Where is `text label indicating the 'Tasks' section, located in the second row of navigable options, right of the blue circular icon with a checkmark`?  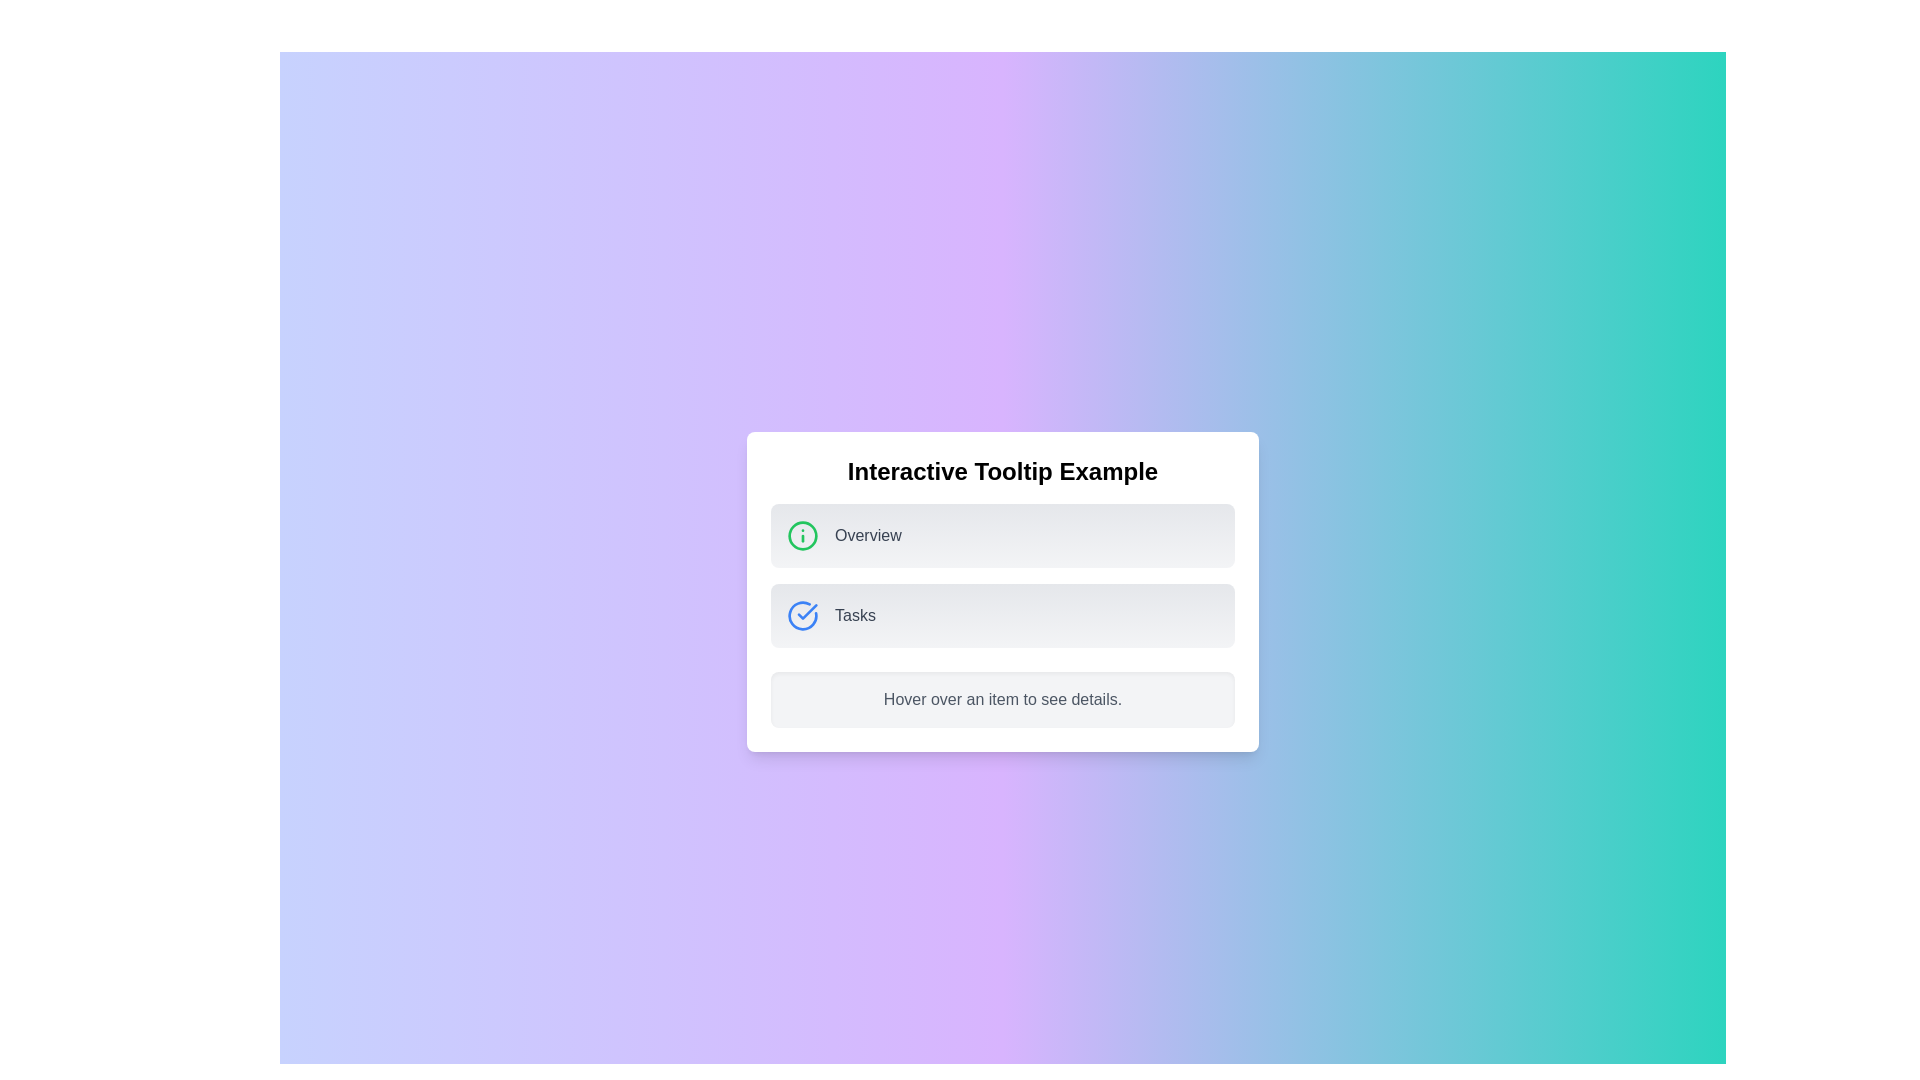
text label indicating the 'Tasks' section, located in the second row of navigable options, right of the blue circular icon with a checkmark is located at coordinates (855, 615).